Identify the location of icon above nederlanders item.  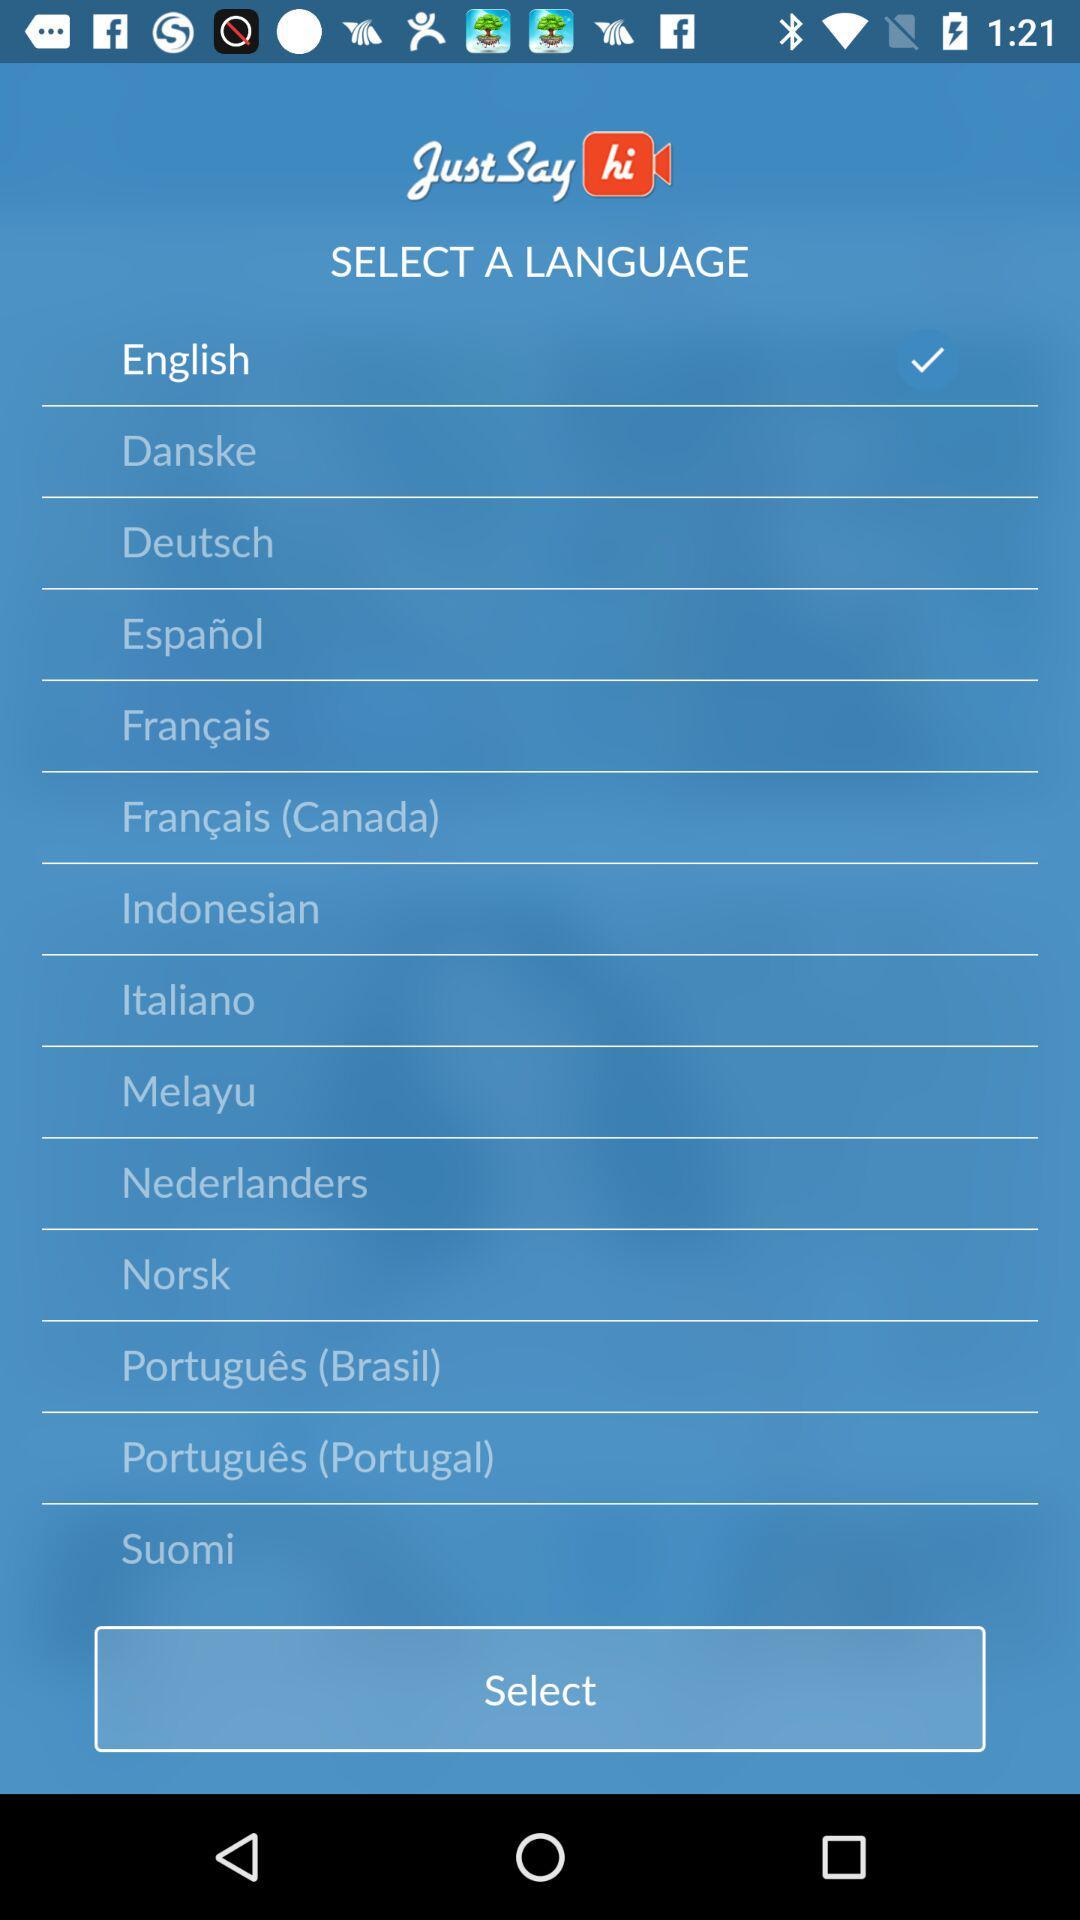
(188, 1088).